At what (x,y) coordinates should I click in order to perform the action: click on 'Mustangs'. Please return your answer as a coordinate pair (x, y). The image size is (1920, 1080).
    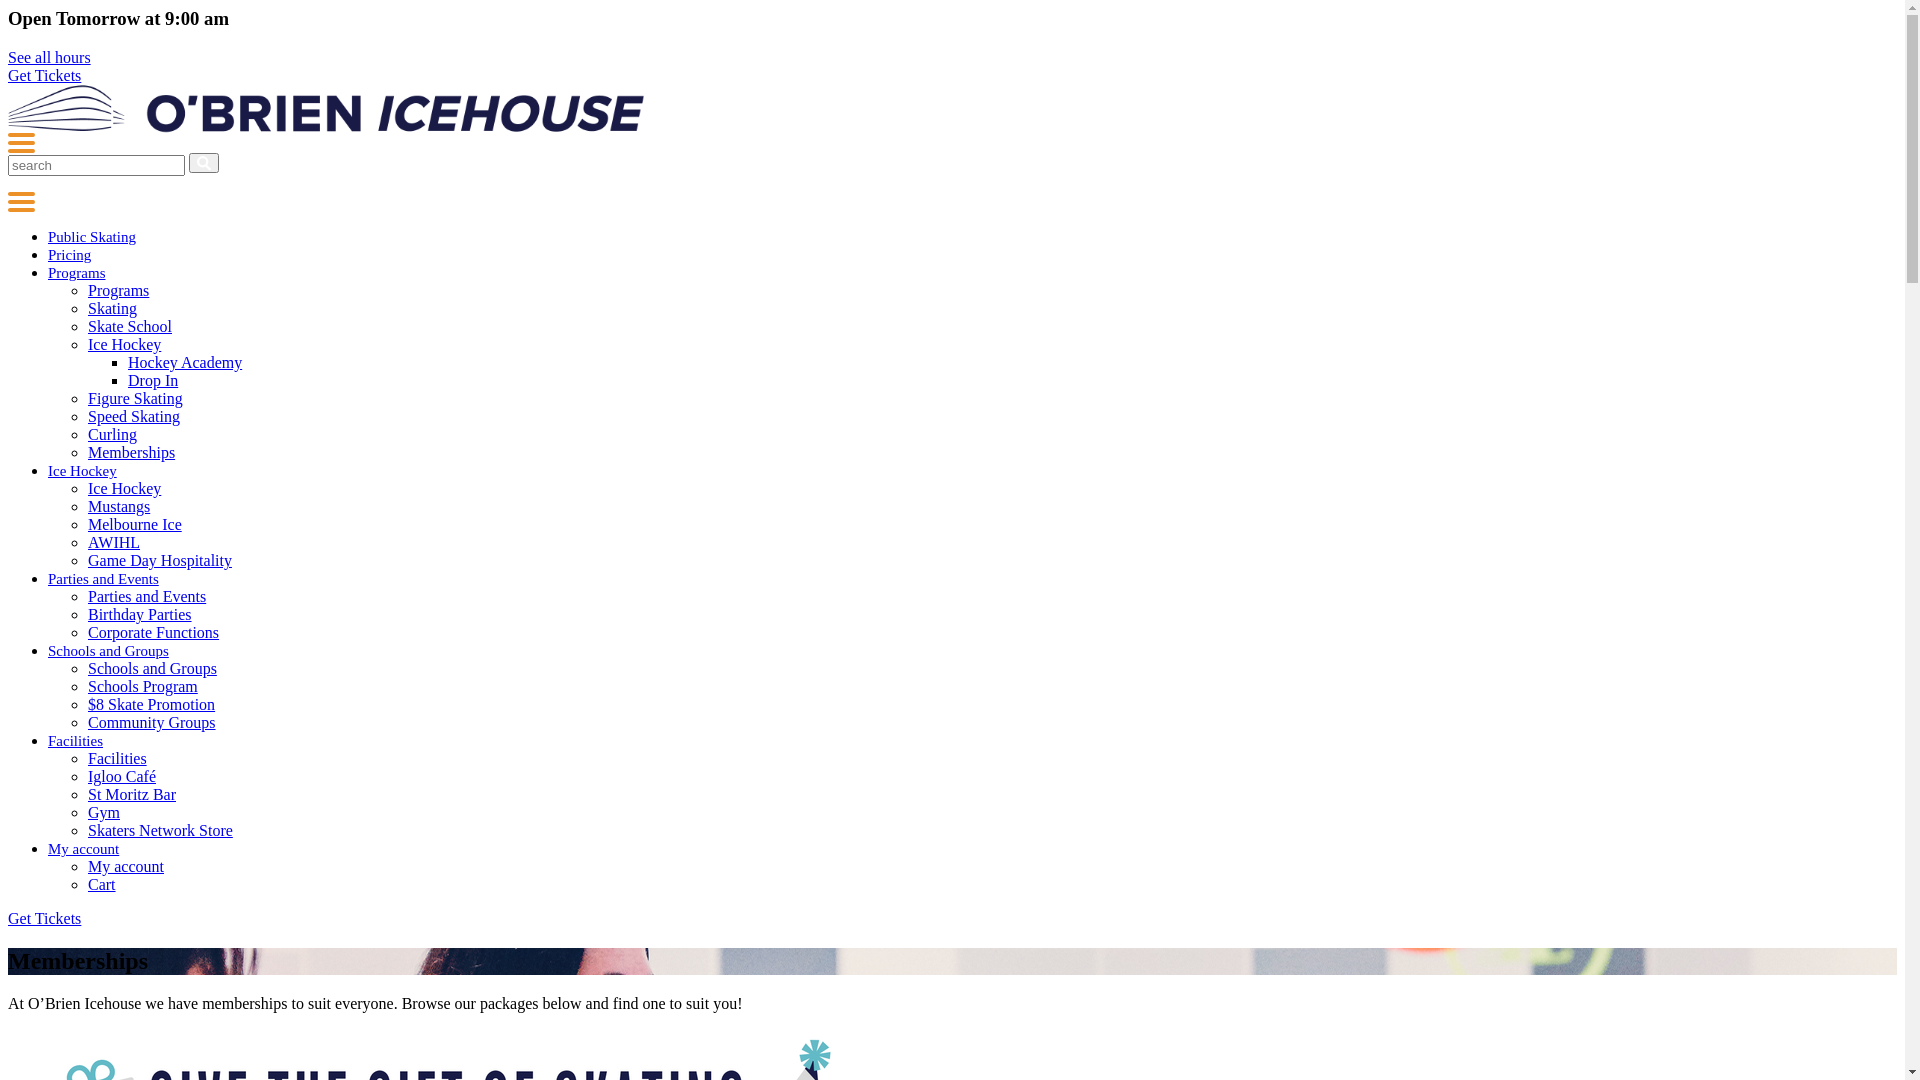
    Looking at the image, I should click on (118, 505).